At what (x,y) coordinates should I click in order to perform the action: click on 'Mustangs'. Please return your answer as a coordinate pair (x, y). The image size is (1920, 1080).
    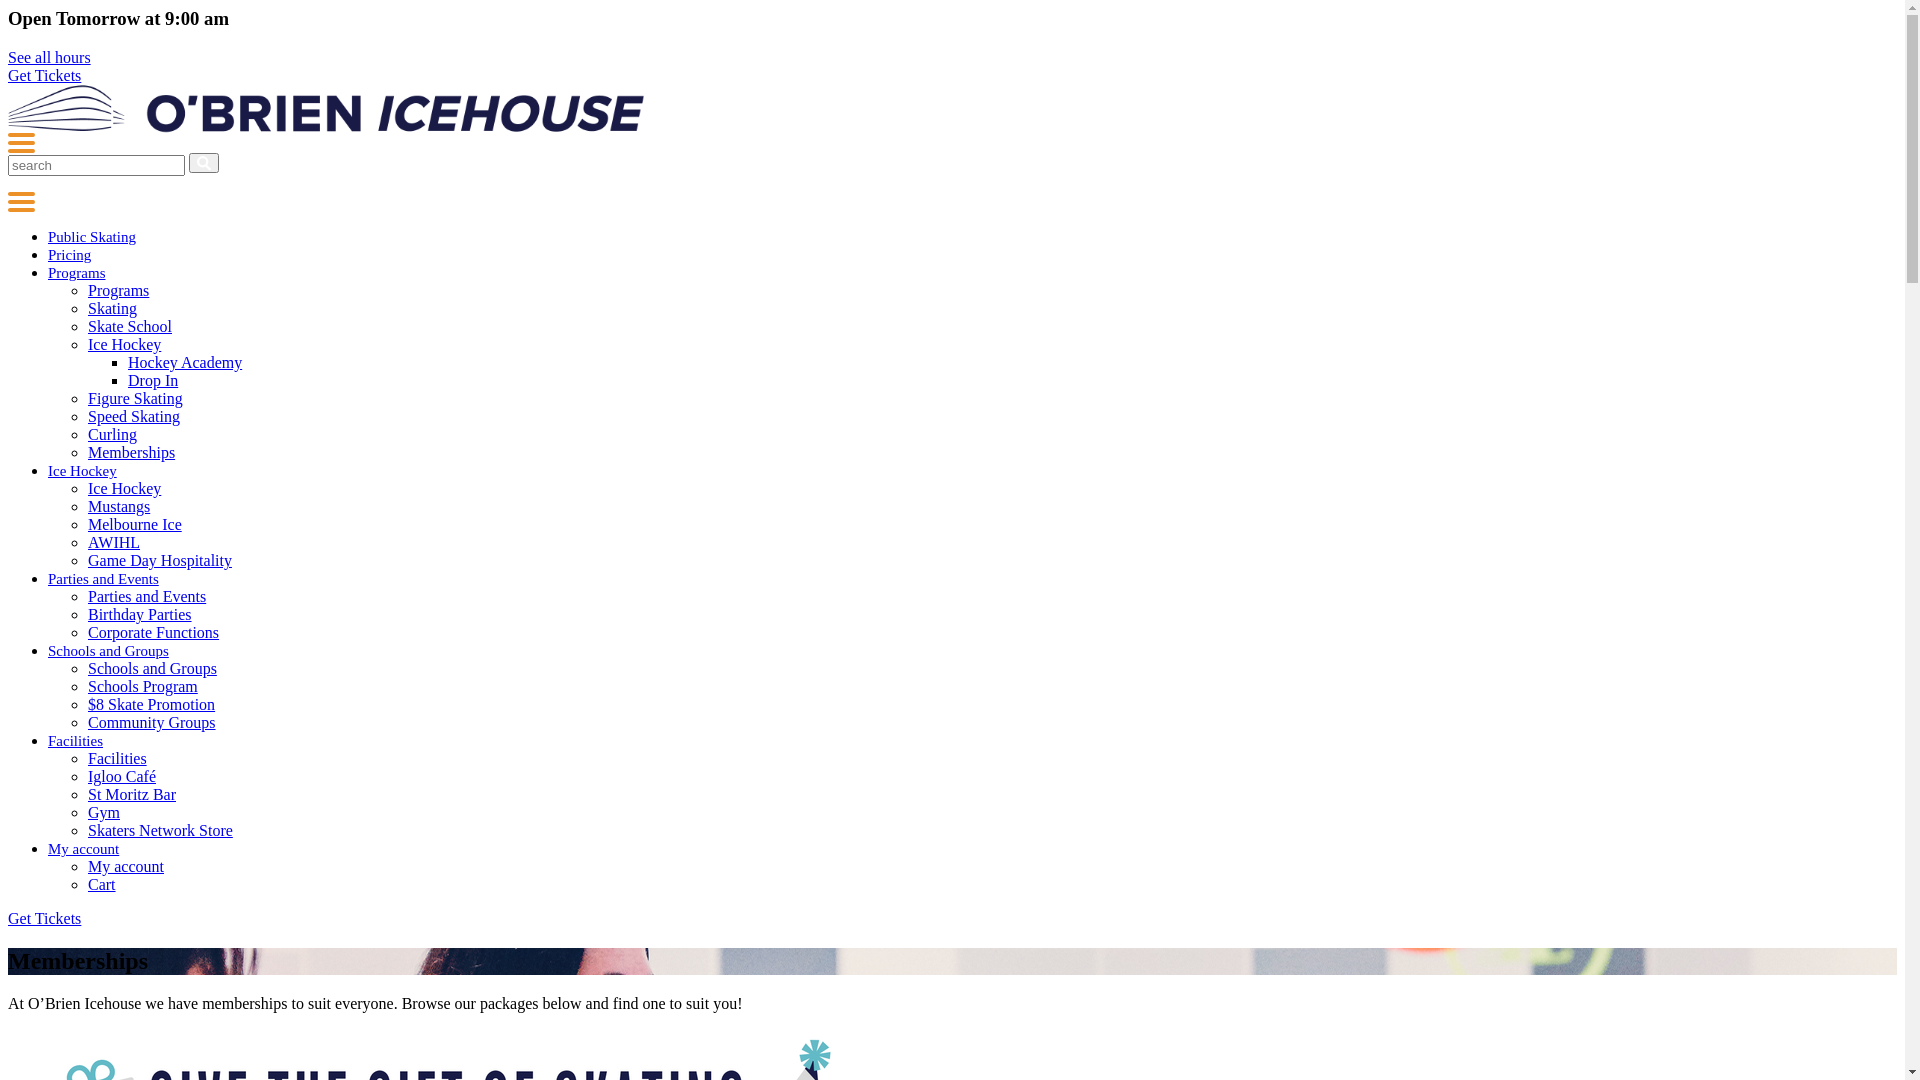
    Looking at the image, I should click on (118, 505).